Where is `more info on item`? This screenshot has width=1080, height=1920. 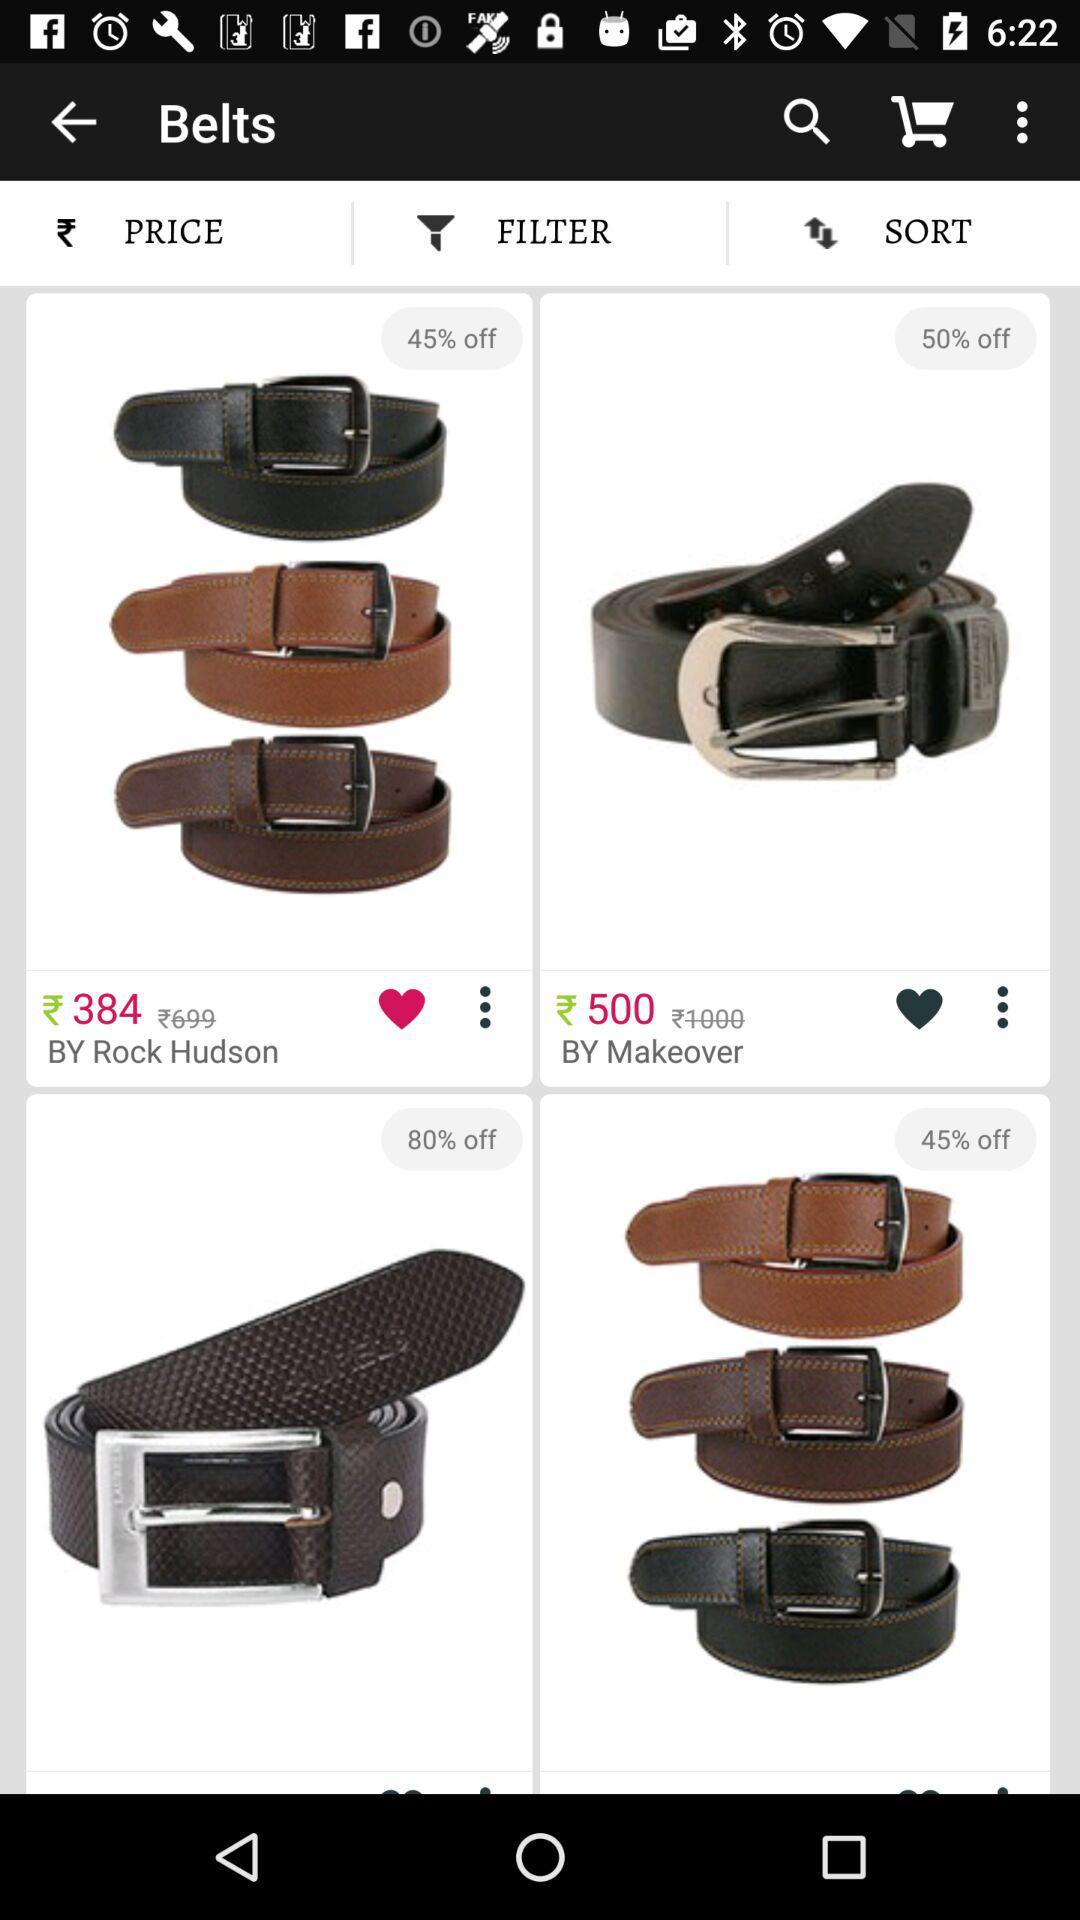 more info on item is located at coordinates (493, 1785).